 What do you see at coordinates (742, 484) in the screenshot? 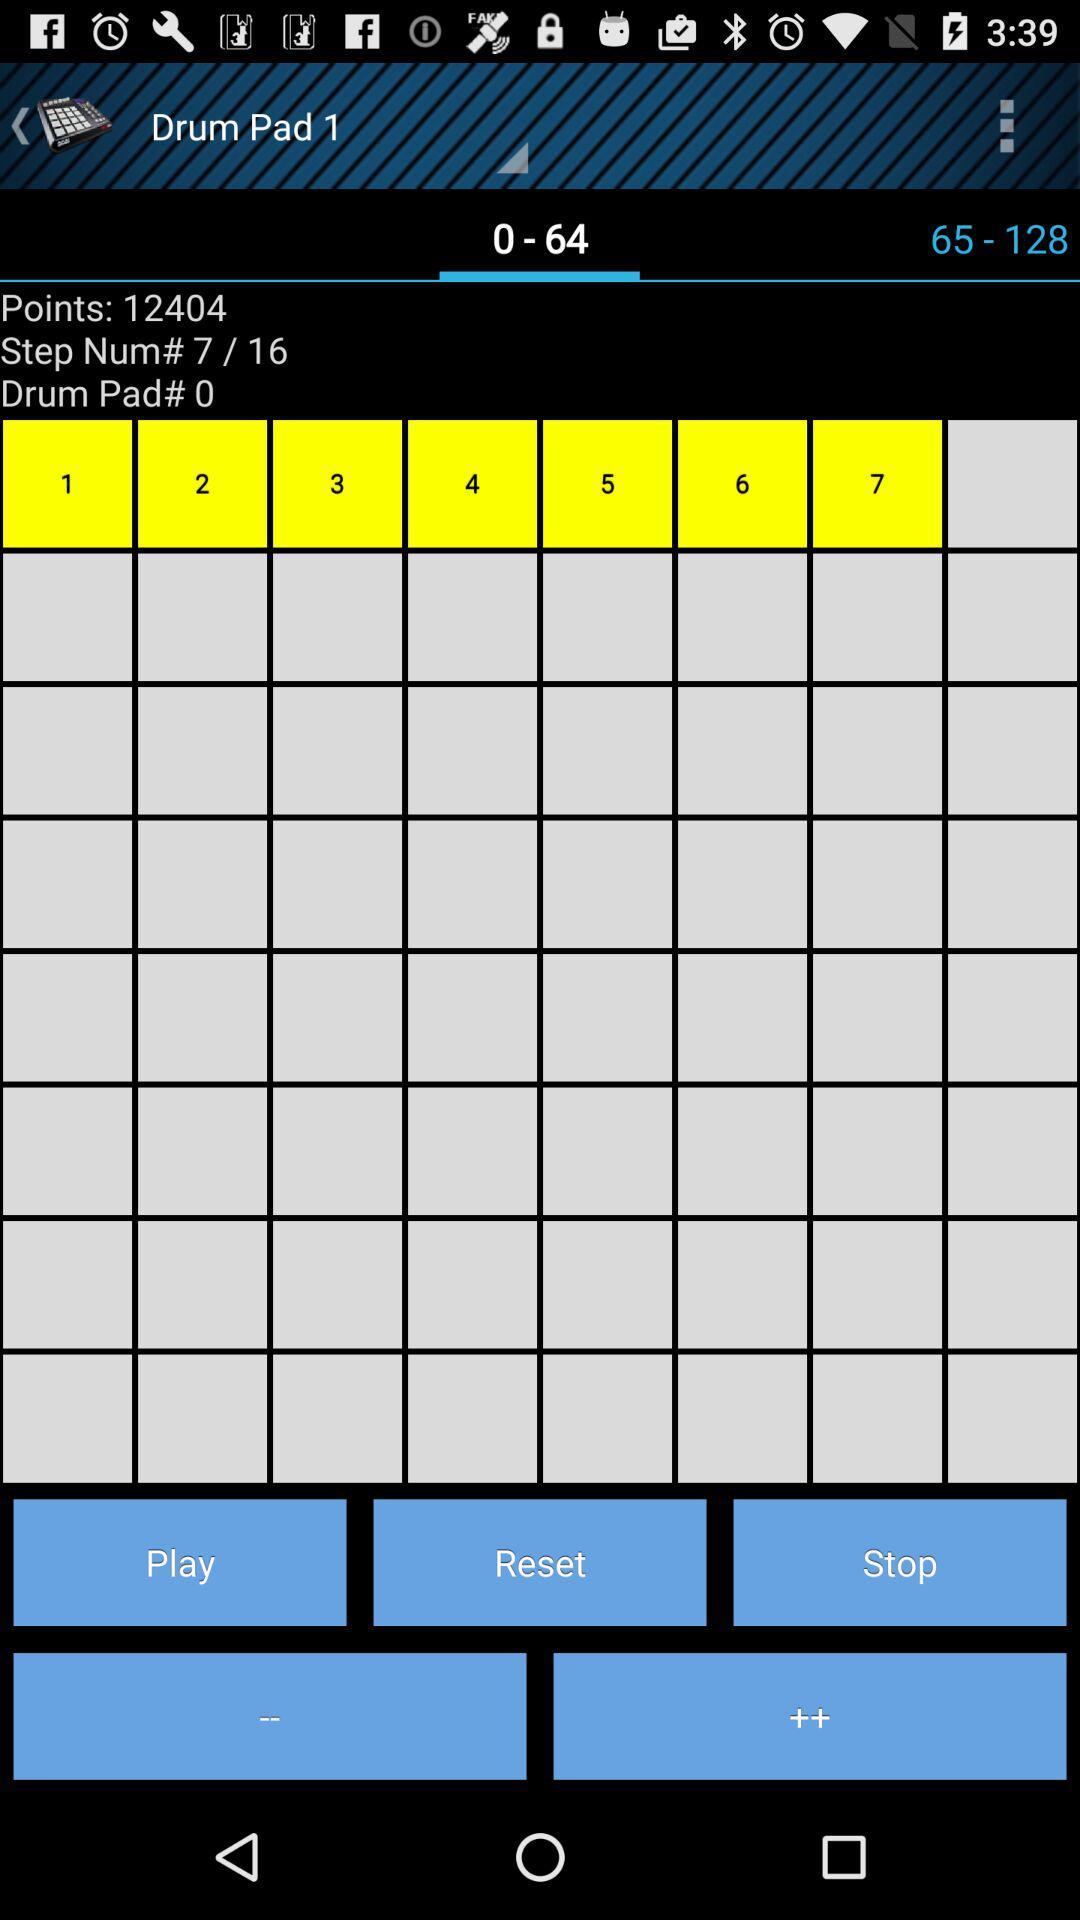
I see `6` at bounding box center [742, 484].